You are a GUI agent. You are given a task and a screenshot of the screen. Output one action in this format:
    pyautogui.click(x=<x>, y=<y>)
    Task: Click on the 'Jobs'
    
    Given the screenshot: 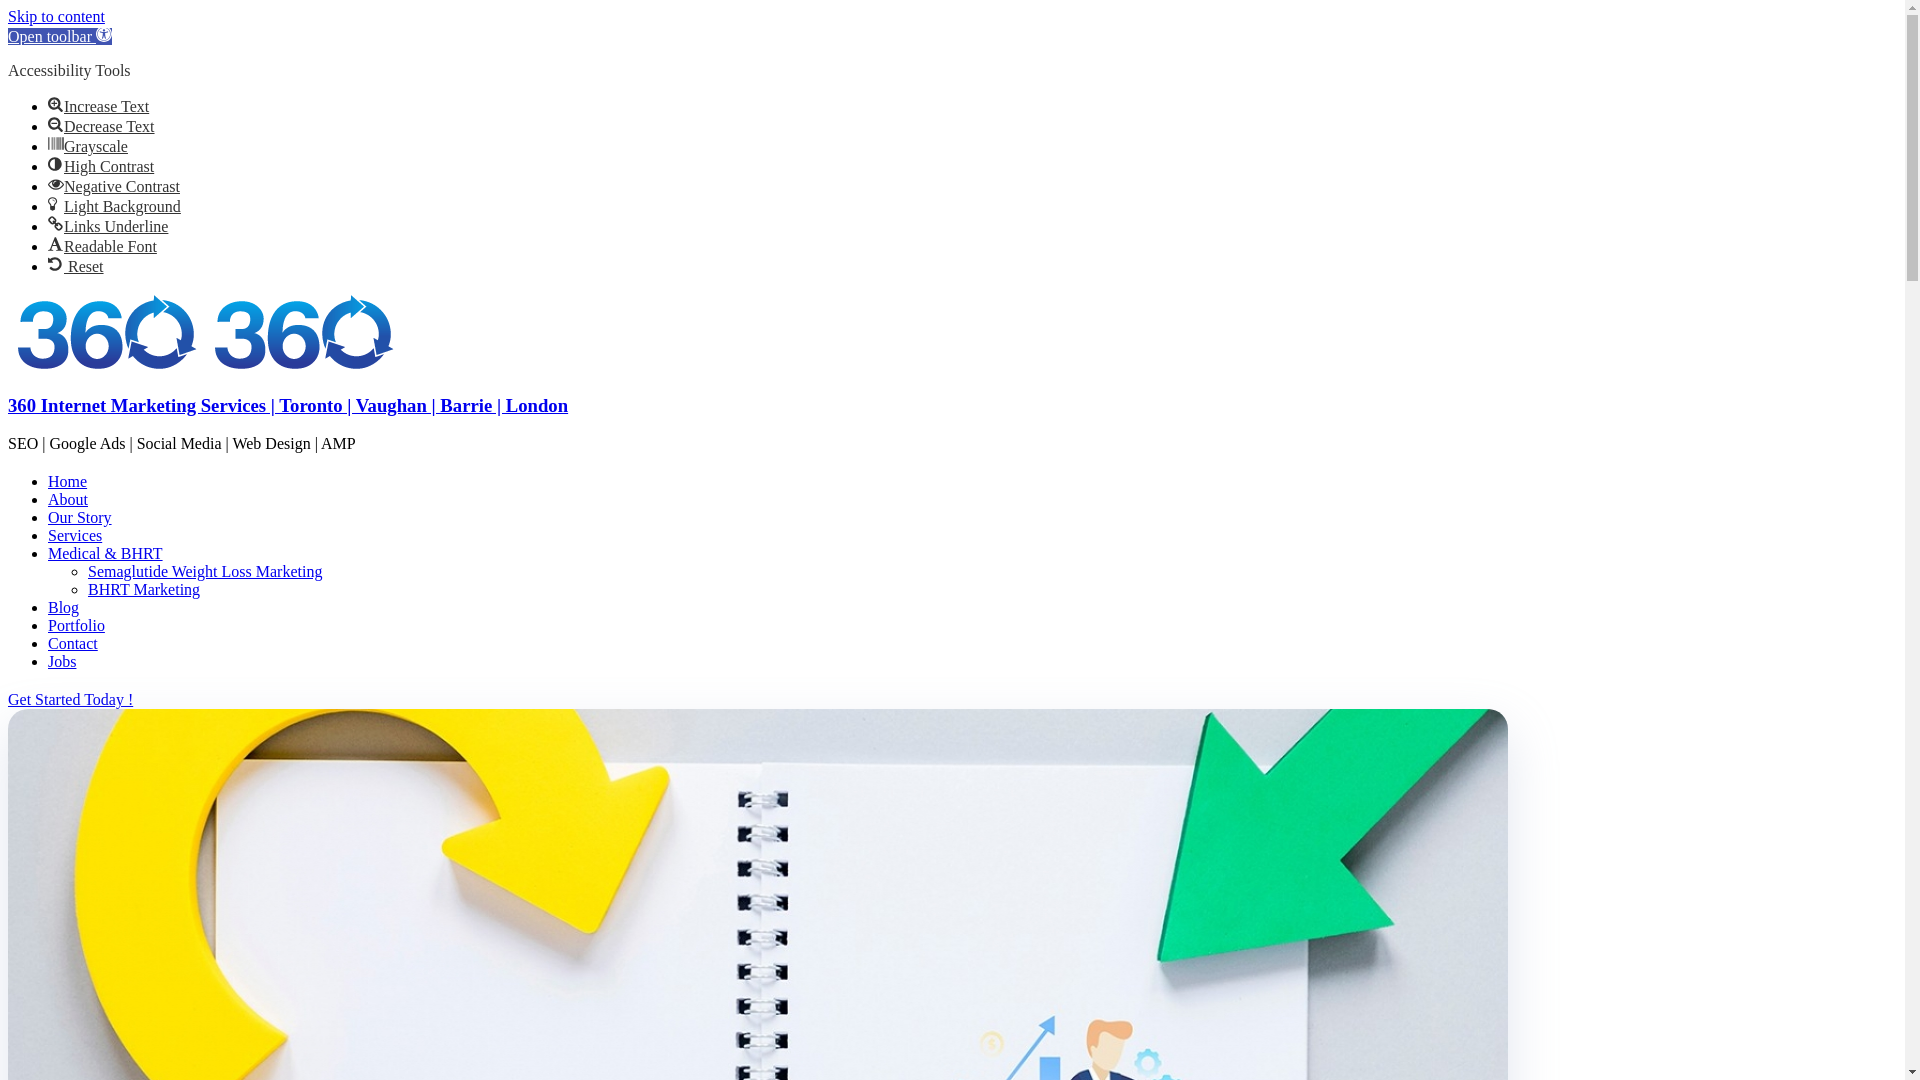 What is the action you would take?
    pyautogui.click(x=48, y=661)
    